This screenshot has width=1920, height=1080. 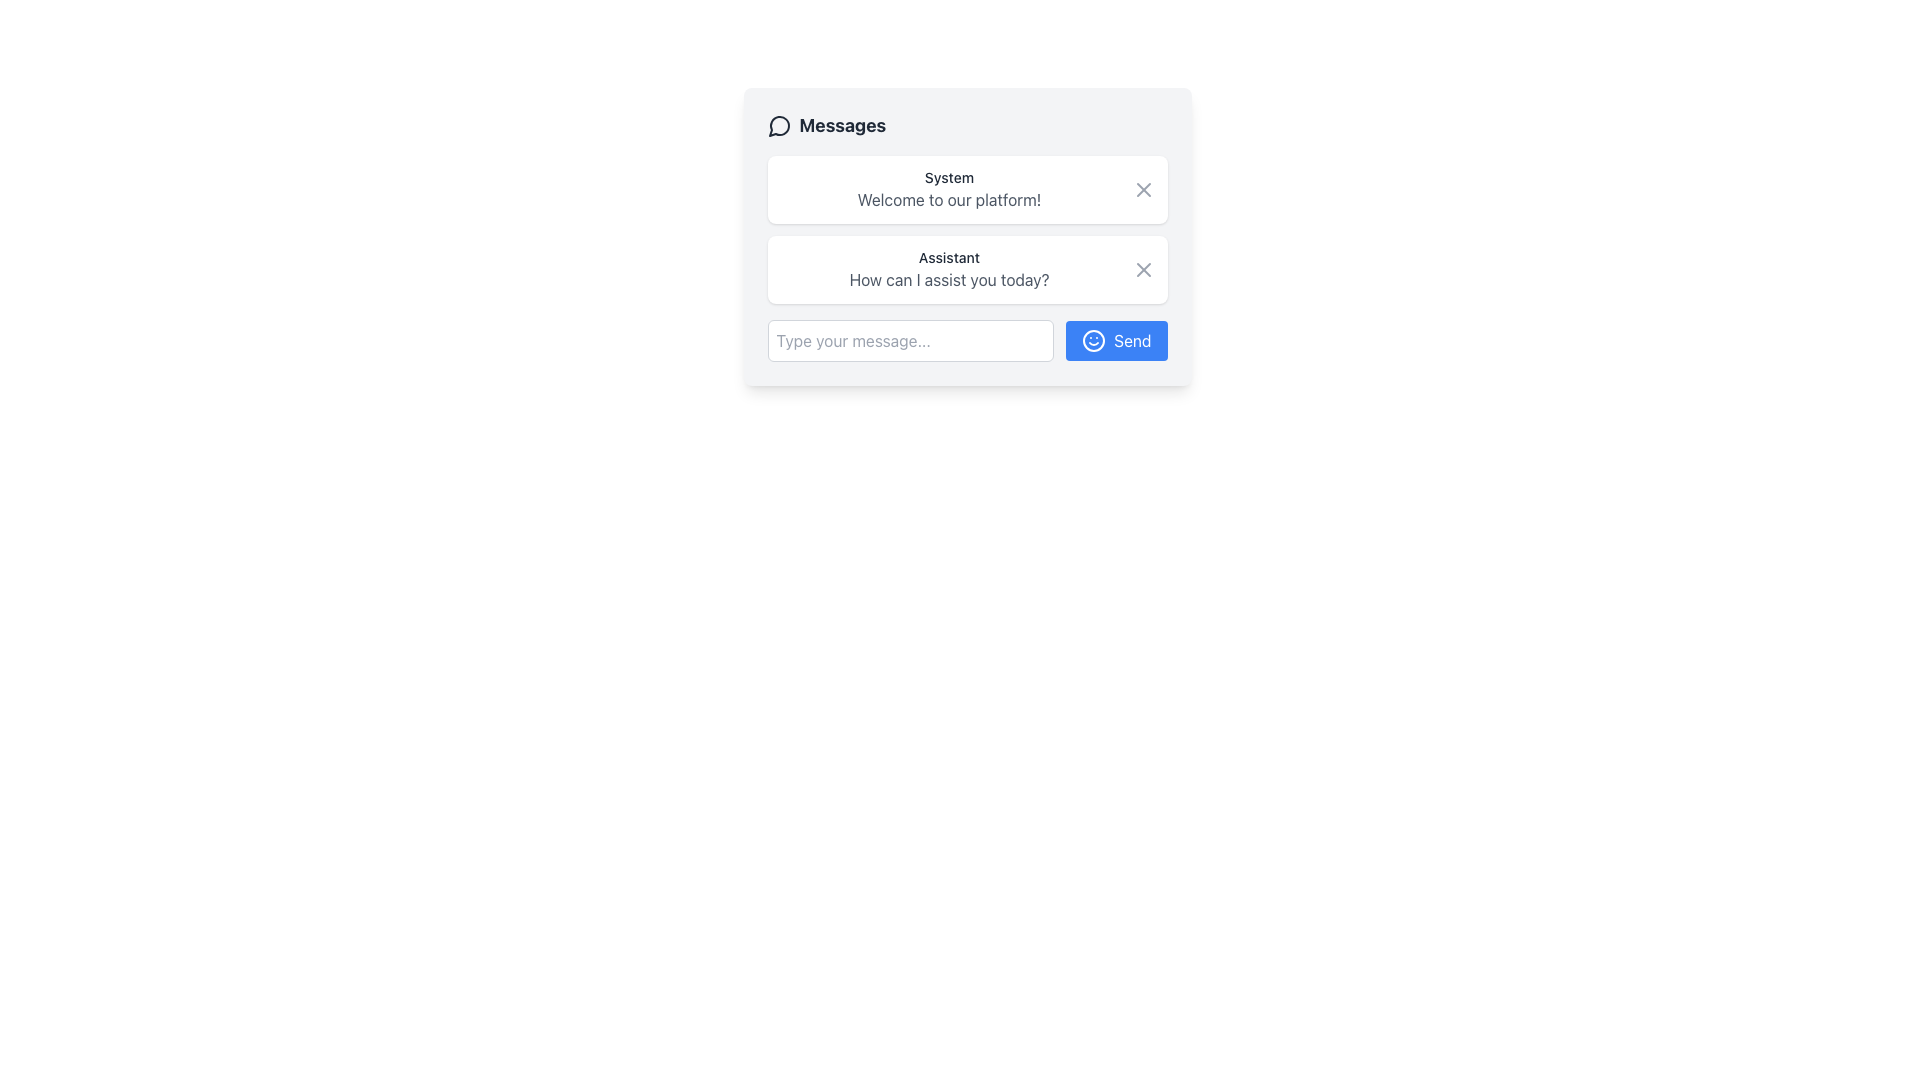 What do you see at coordinates (826, 126) in the screenshot?
I see `the static text label indicating the purpose of the 'Messages' section, located in the top-left section of the panel` at bounding box center [826, 126].